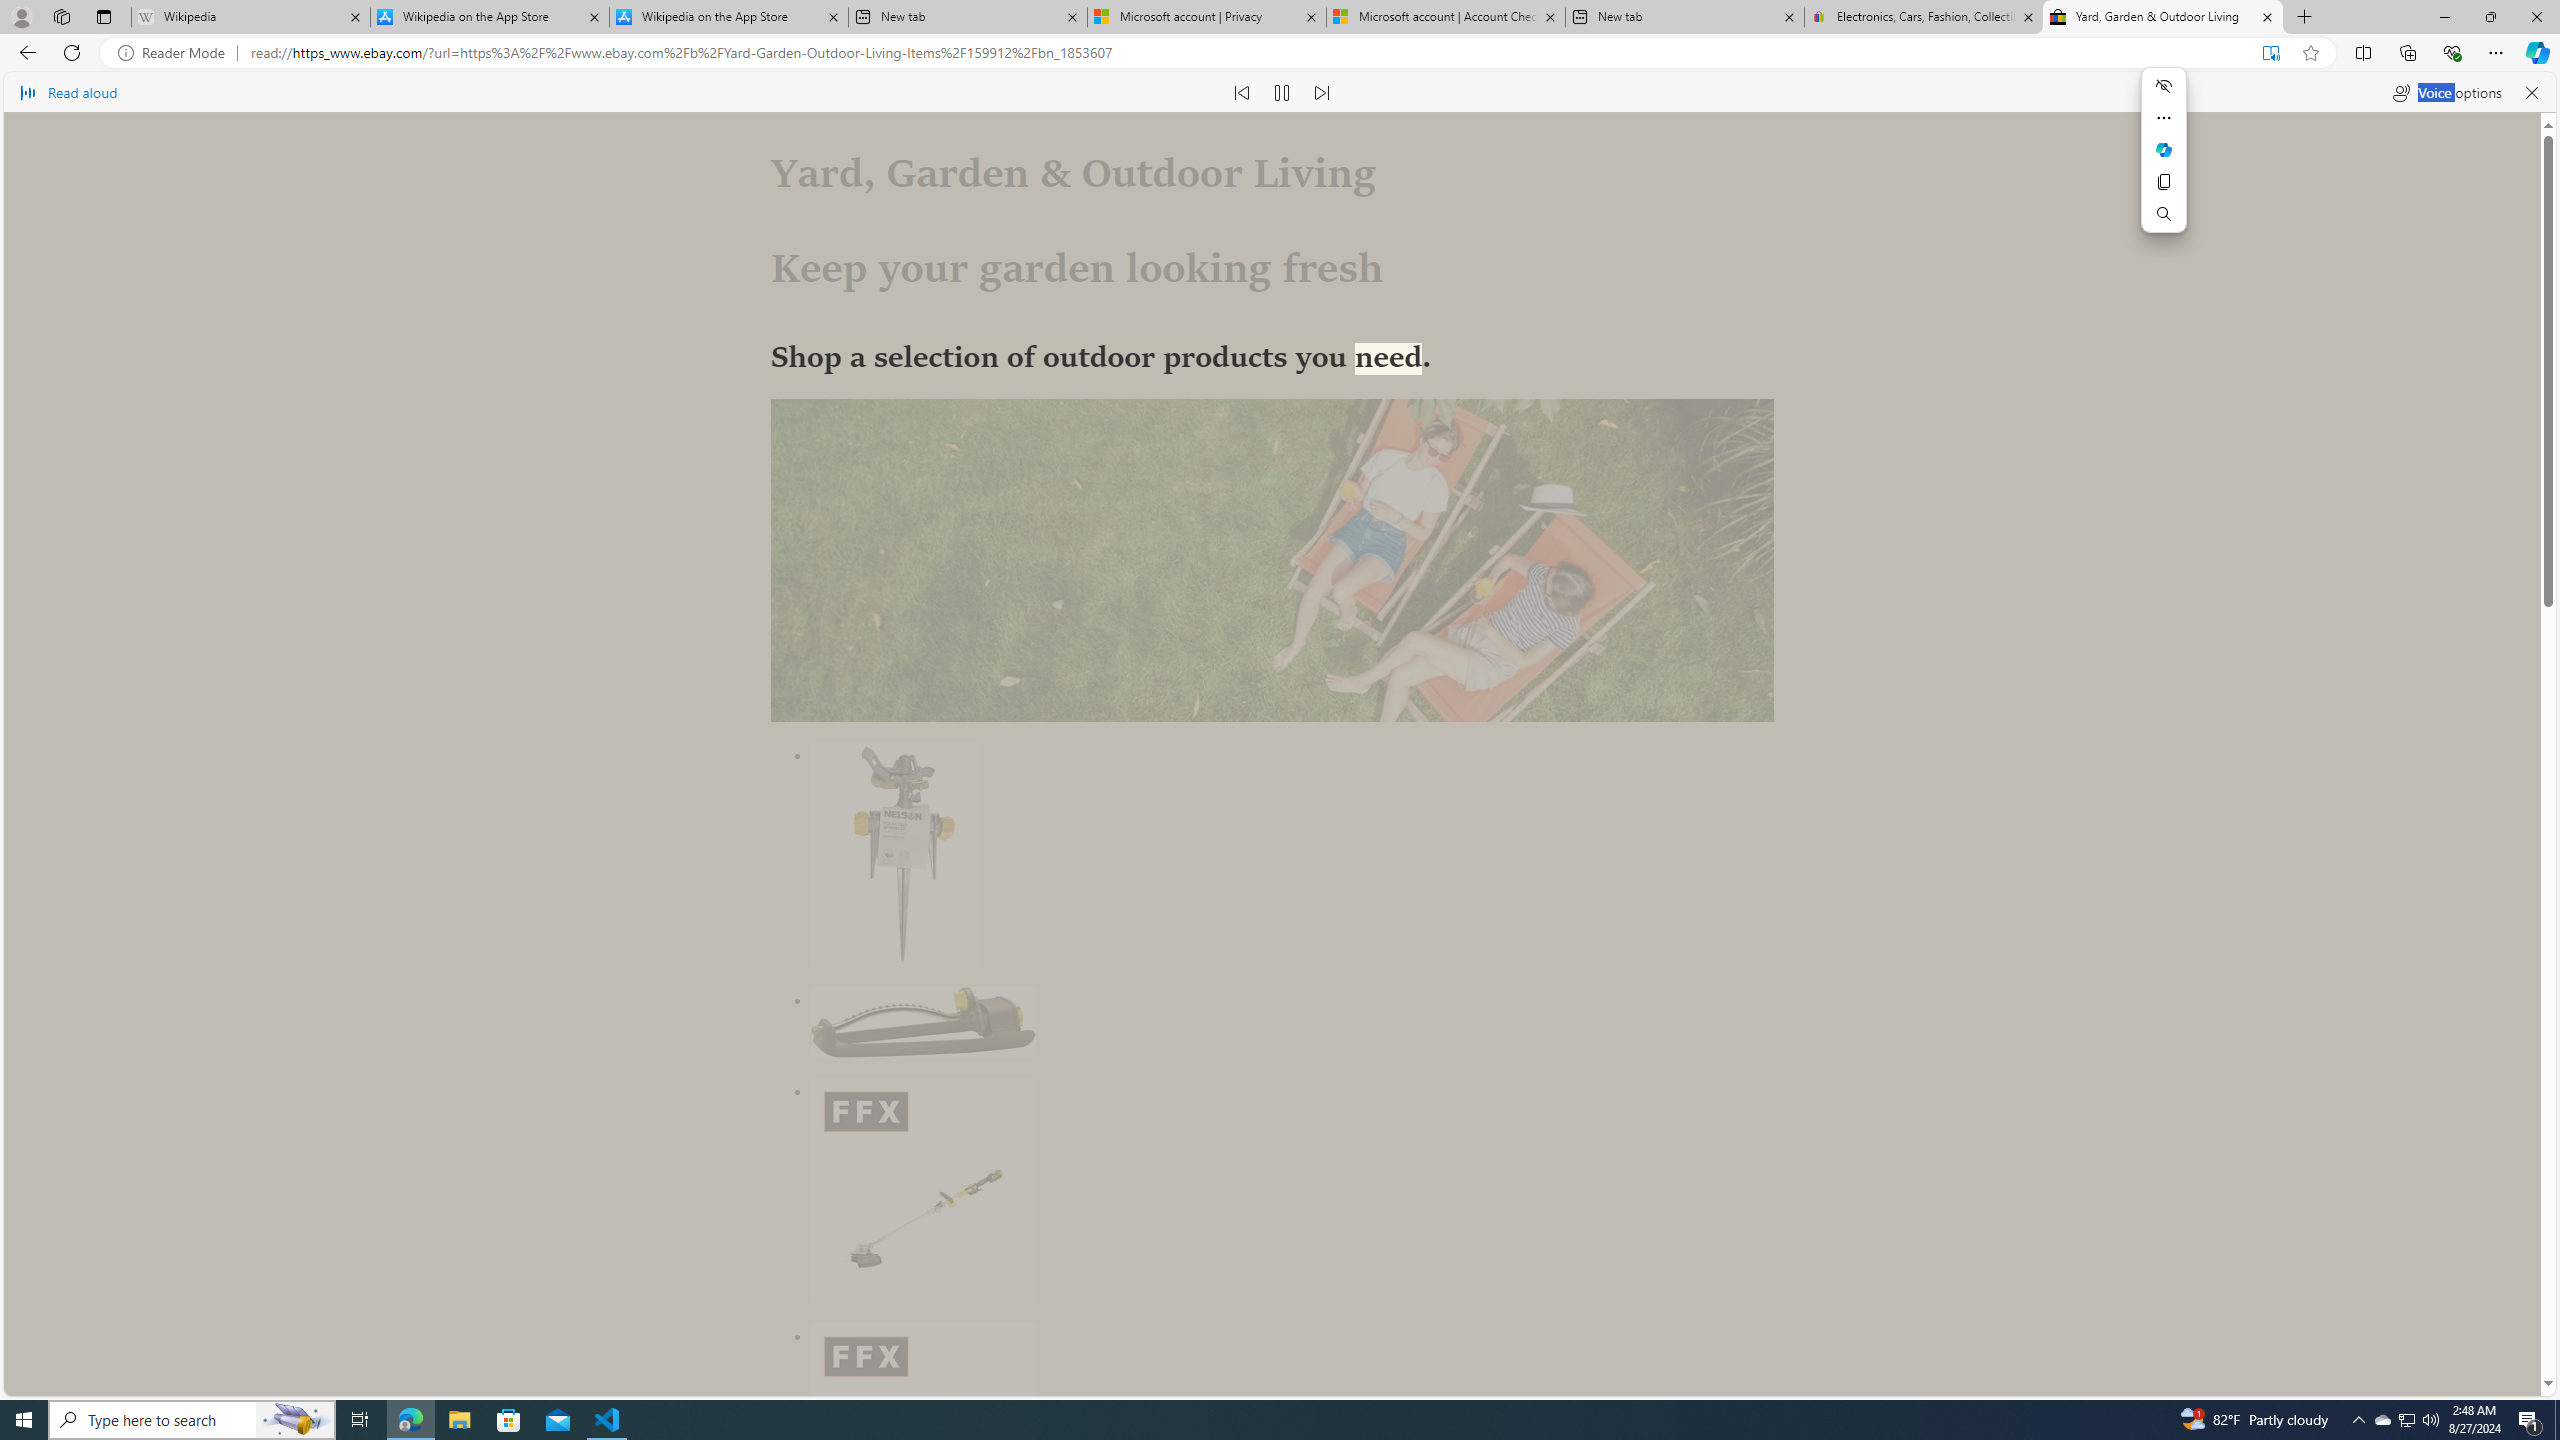 This screenshot has width=2560, height=1440. I want to click on 'Reader Mode', so click(175, 53).